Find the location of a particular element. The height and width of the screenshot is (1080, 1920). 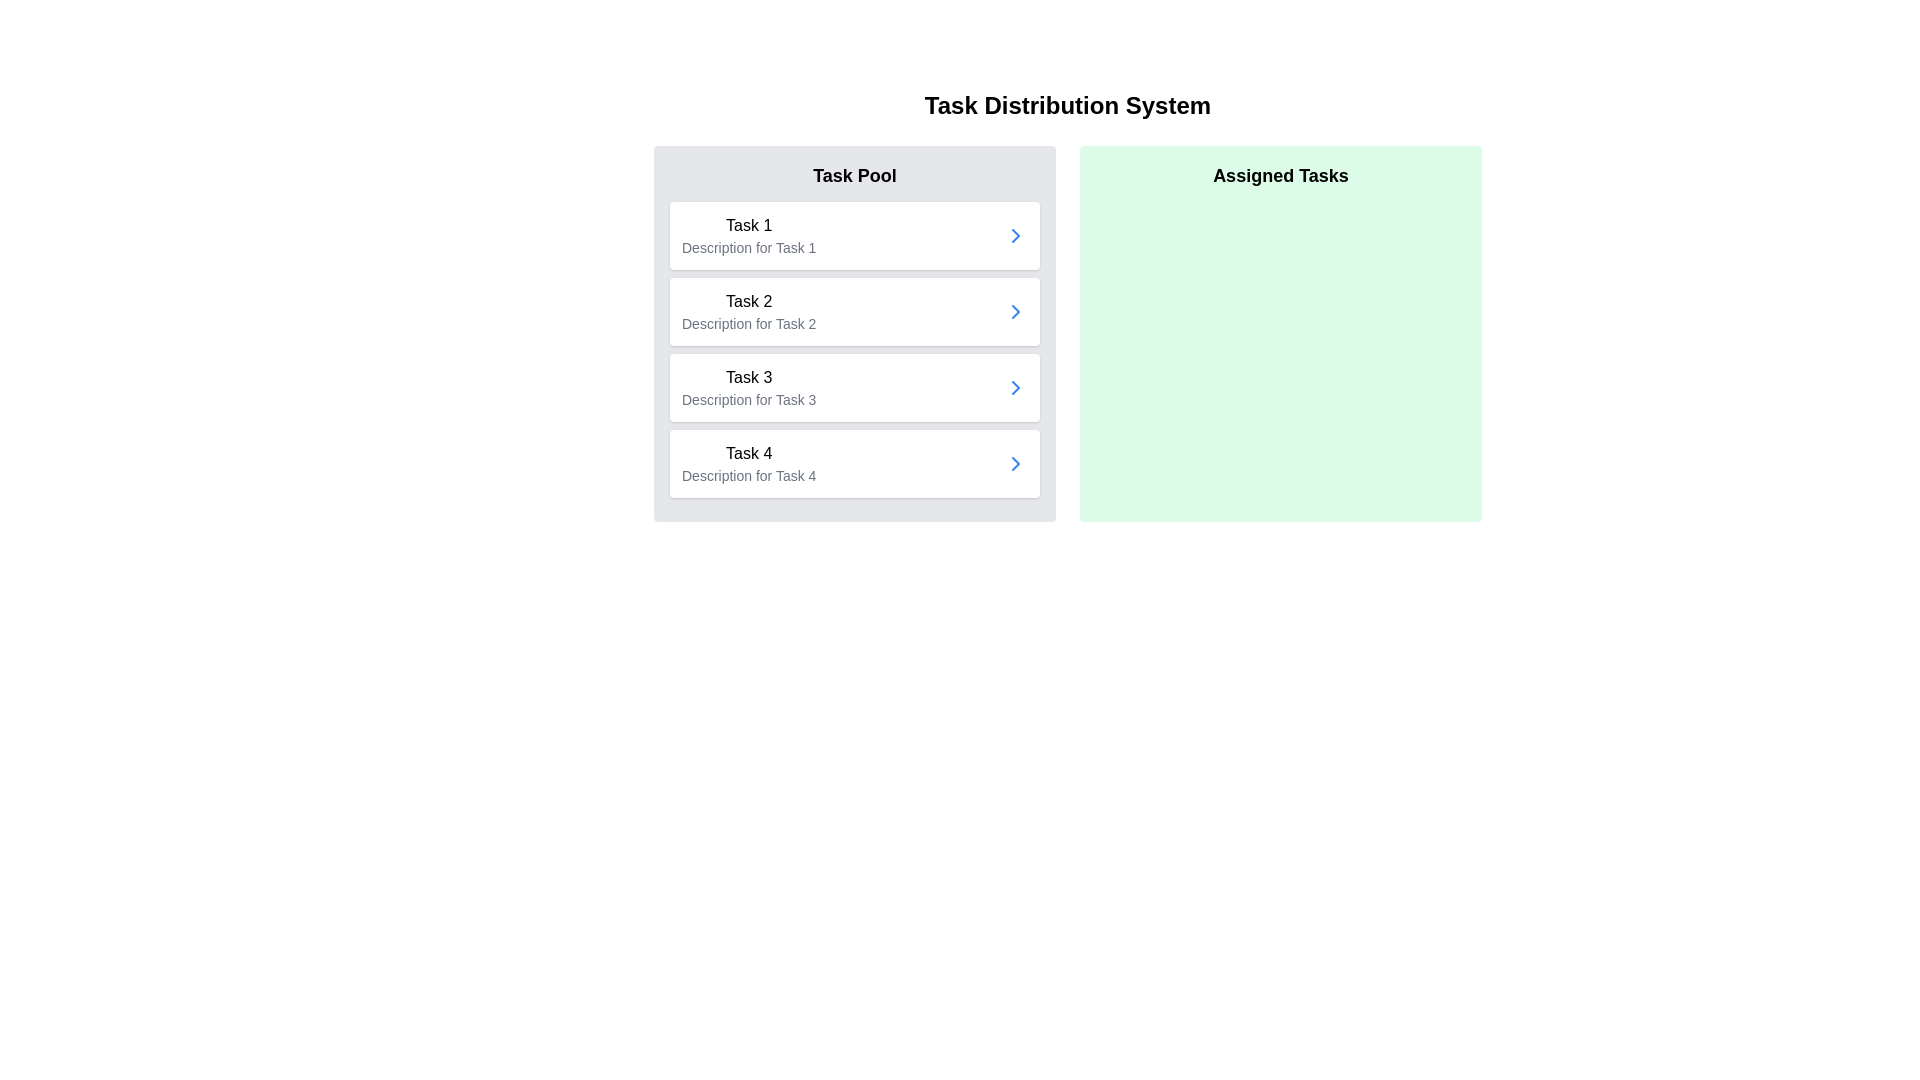

the navigation icon located to the right of the task description for 'Task 1' in the 'Task Pool' section is located at coordinates (1016, 234).